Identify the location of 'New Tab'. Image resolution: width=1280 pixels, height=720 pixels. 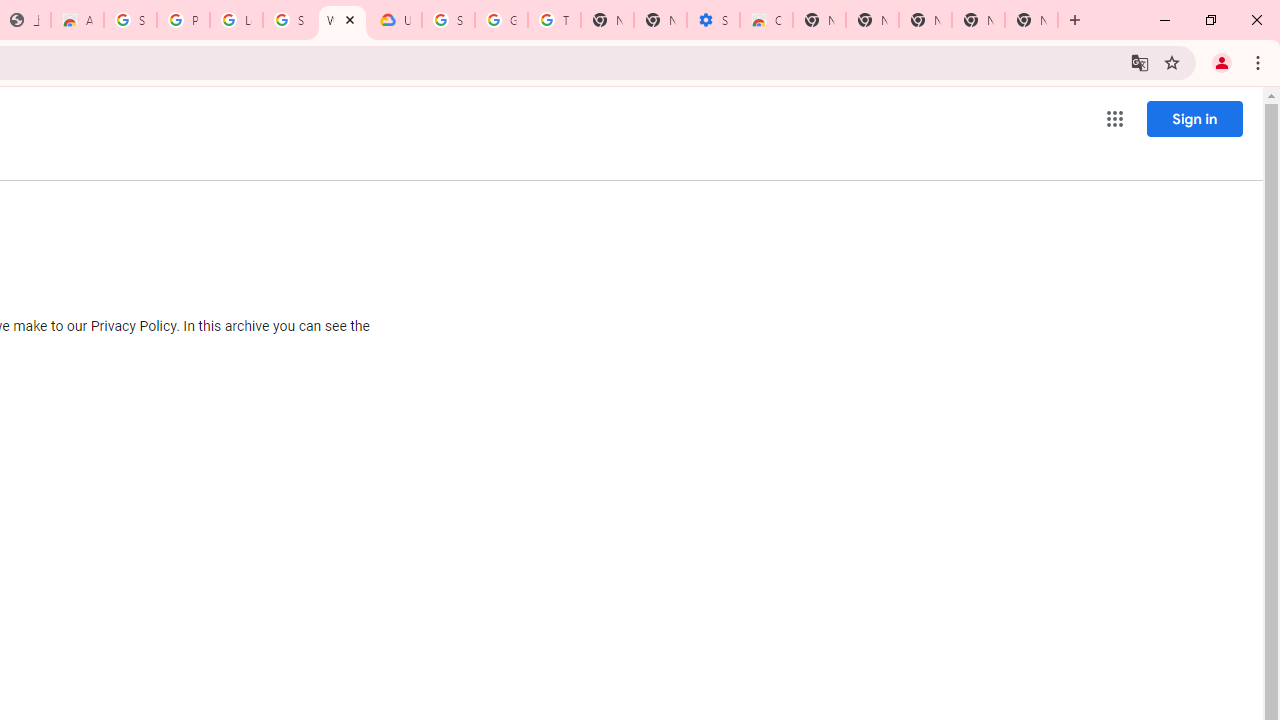
(1031, 20).